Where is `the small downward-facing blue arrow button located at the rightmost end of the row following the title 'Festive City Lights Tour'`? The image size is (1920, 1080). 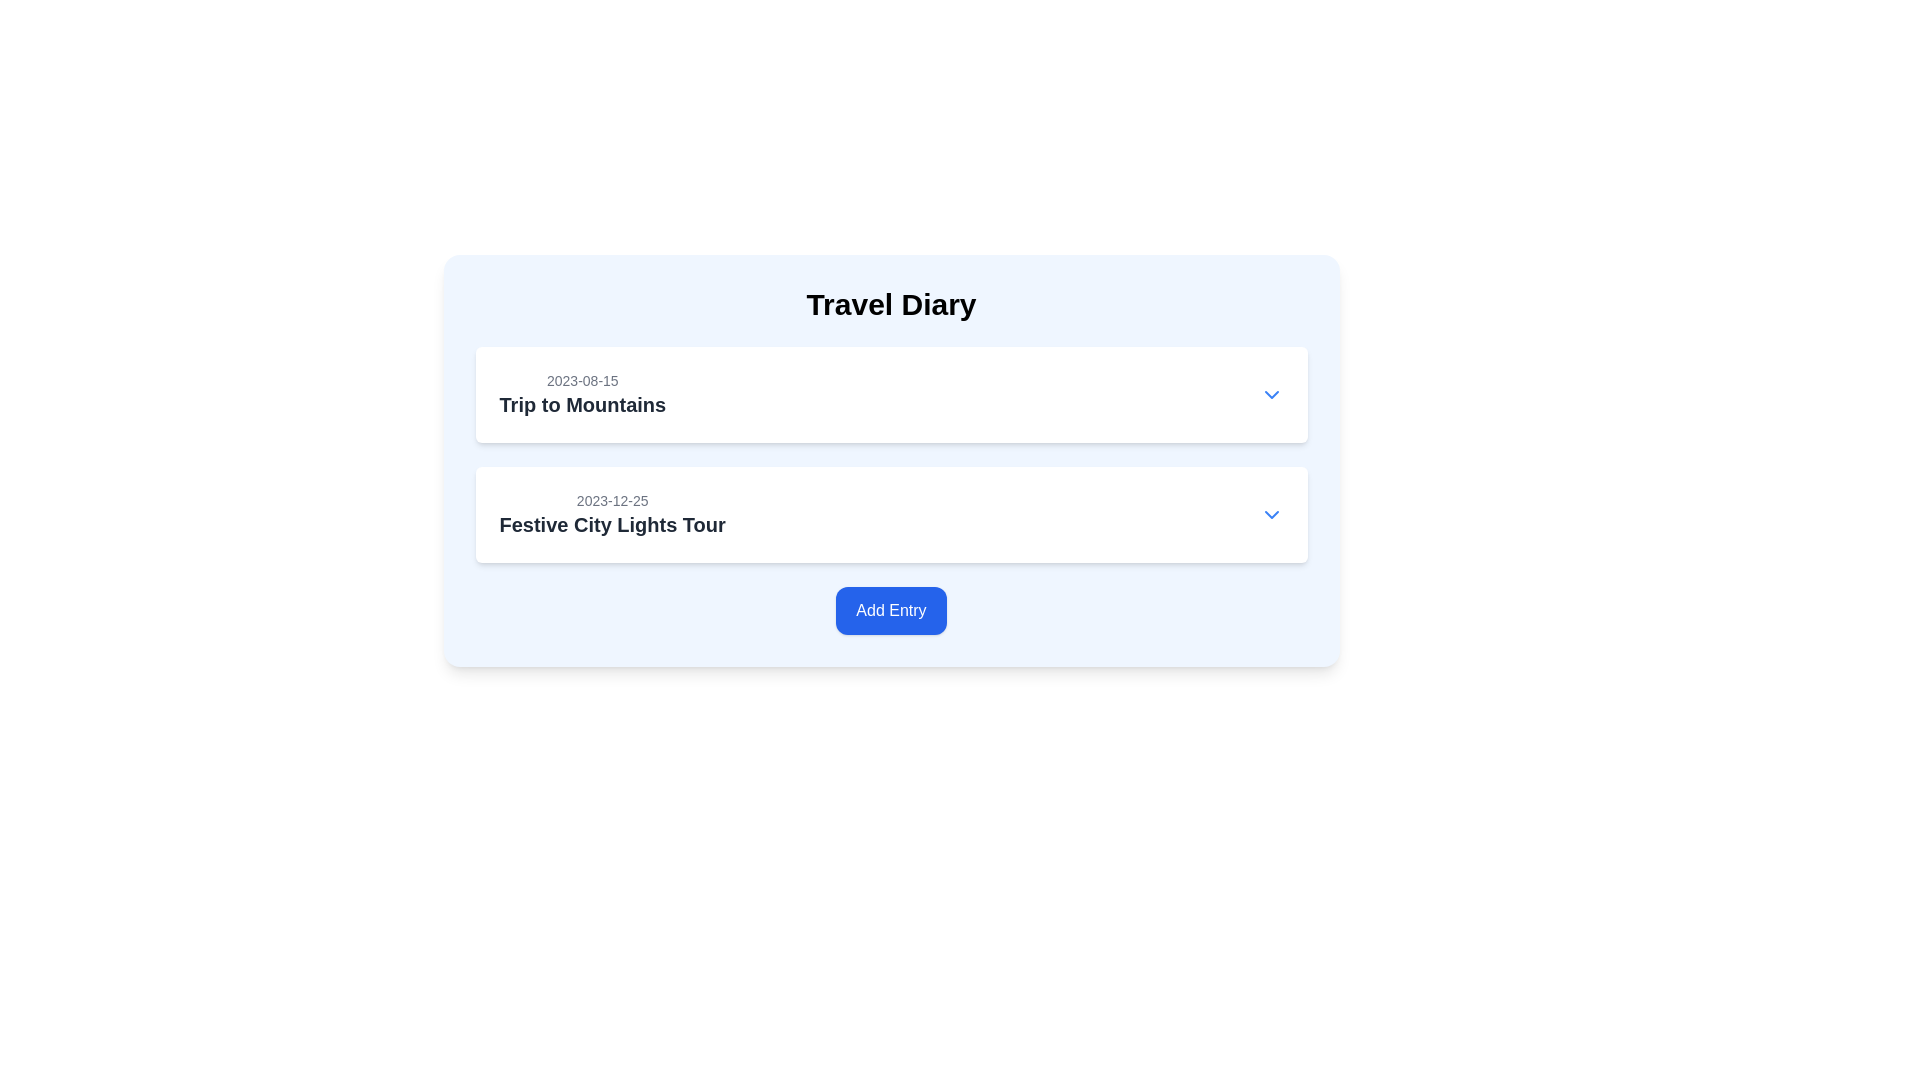
the small downward-facing blue arrow button located at the rightmost end of the row following the title 'Festive City Lights Tour' is located at coordinates (1270, 514).